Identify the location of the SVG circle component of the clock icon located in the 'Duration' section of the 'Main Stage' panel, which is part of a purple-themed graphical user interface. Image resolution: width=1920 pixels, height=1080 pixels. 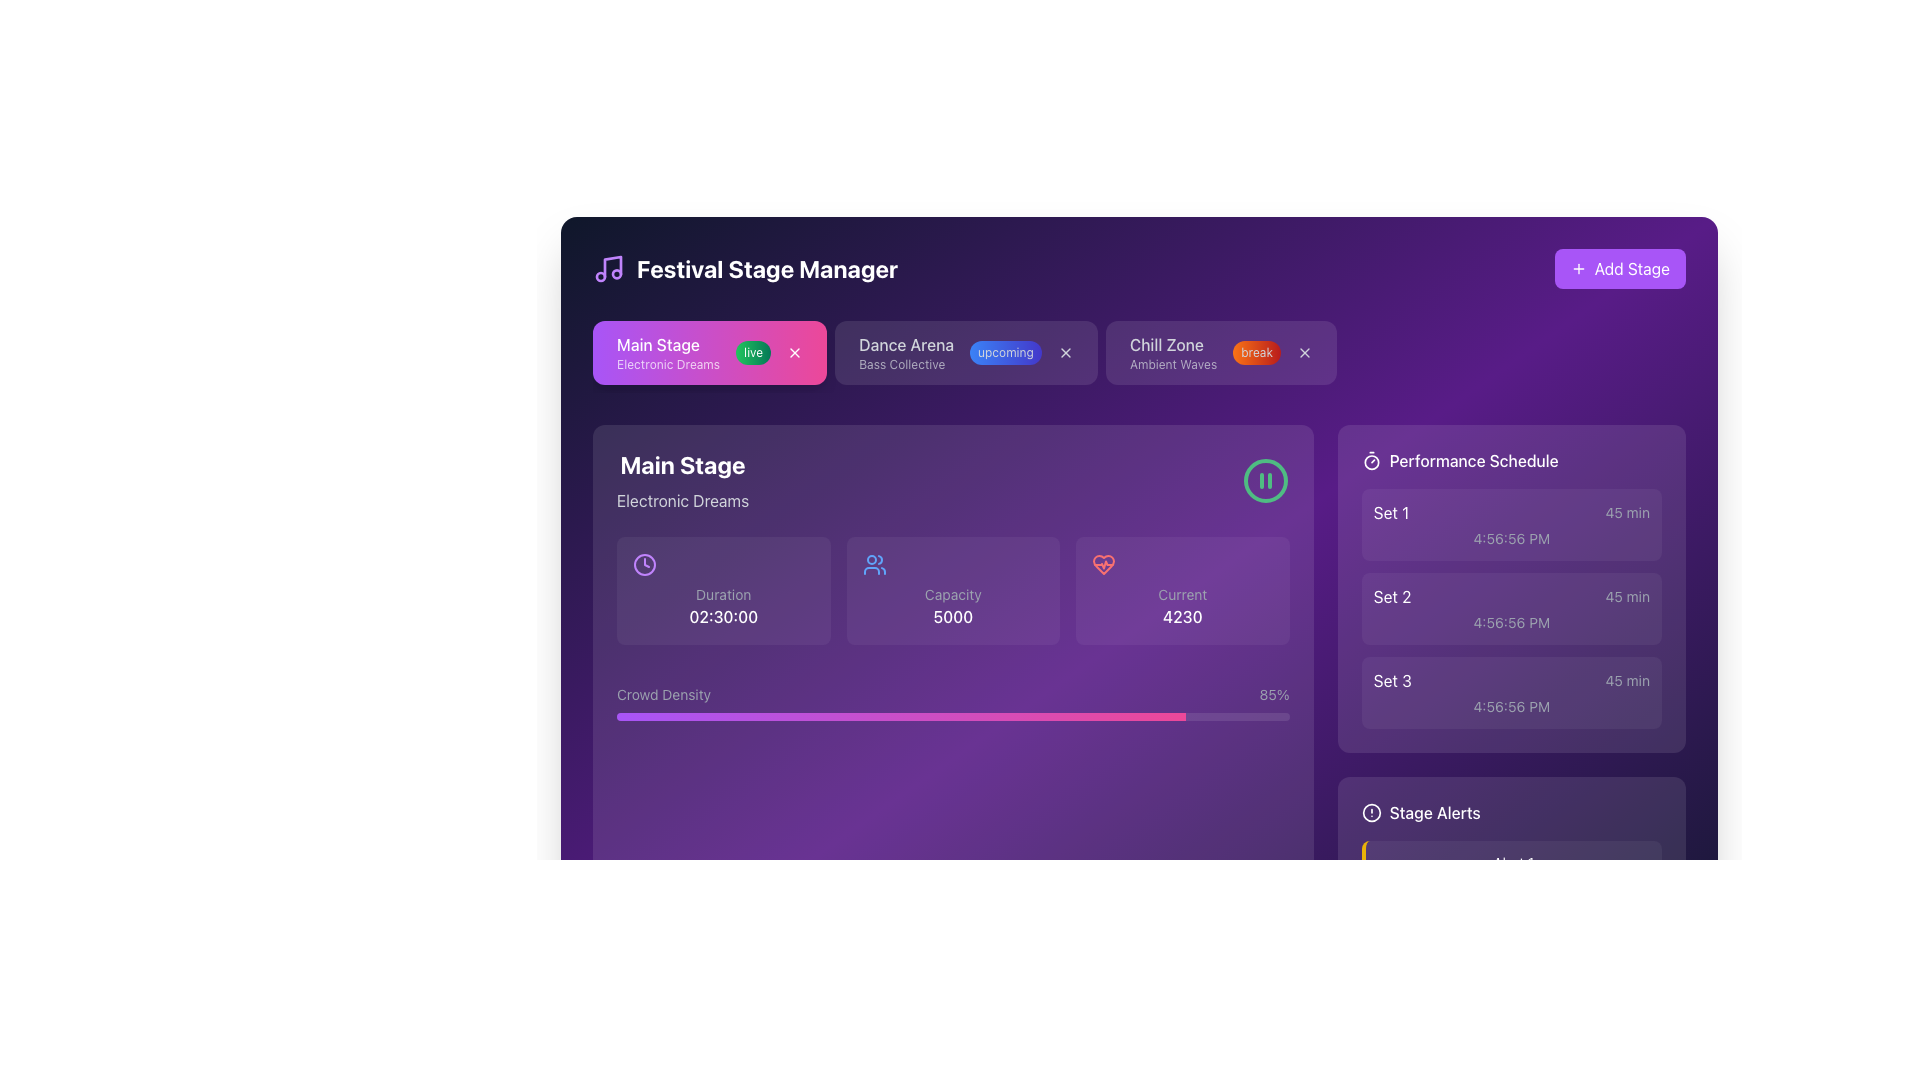
(644, 564).